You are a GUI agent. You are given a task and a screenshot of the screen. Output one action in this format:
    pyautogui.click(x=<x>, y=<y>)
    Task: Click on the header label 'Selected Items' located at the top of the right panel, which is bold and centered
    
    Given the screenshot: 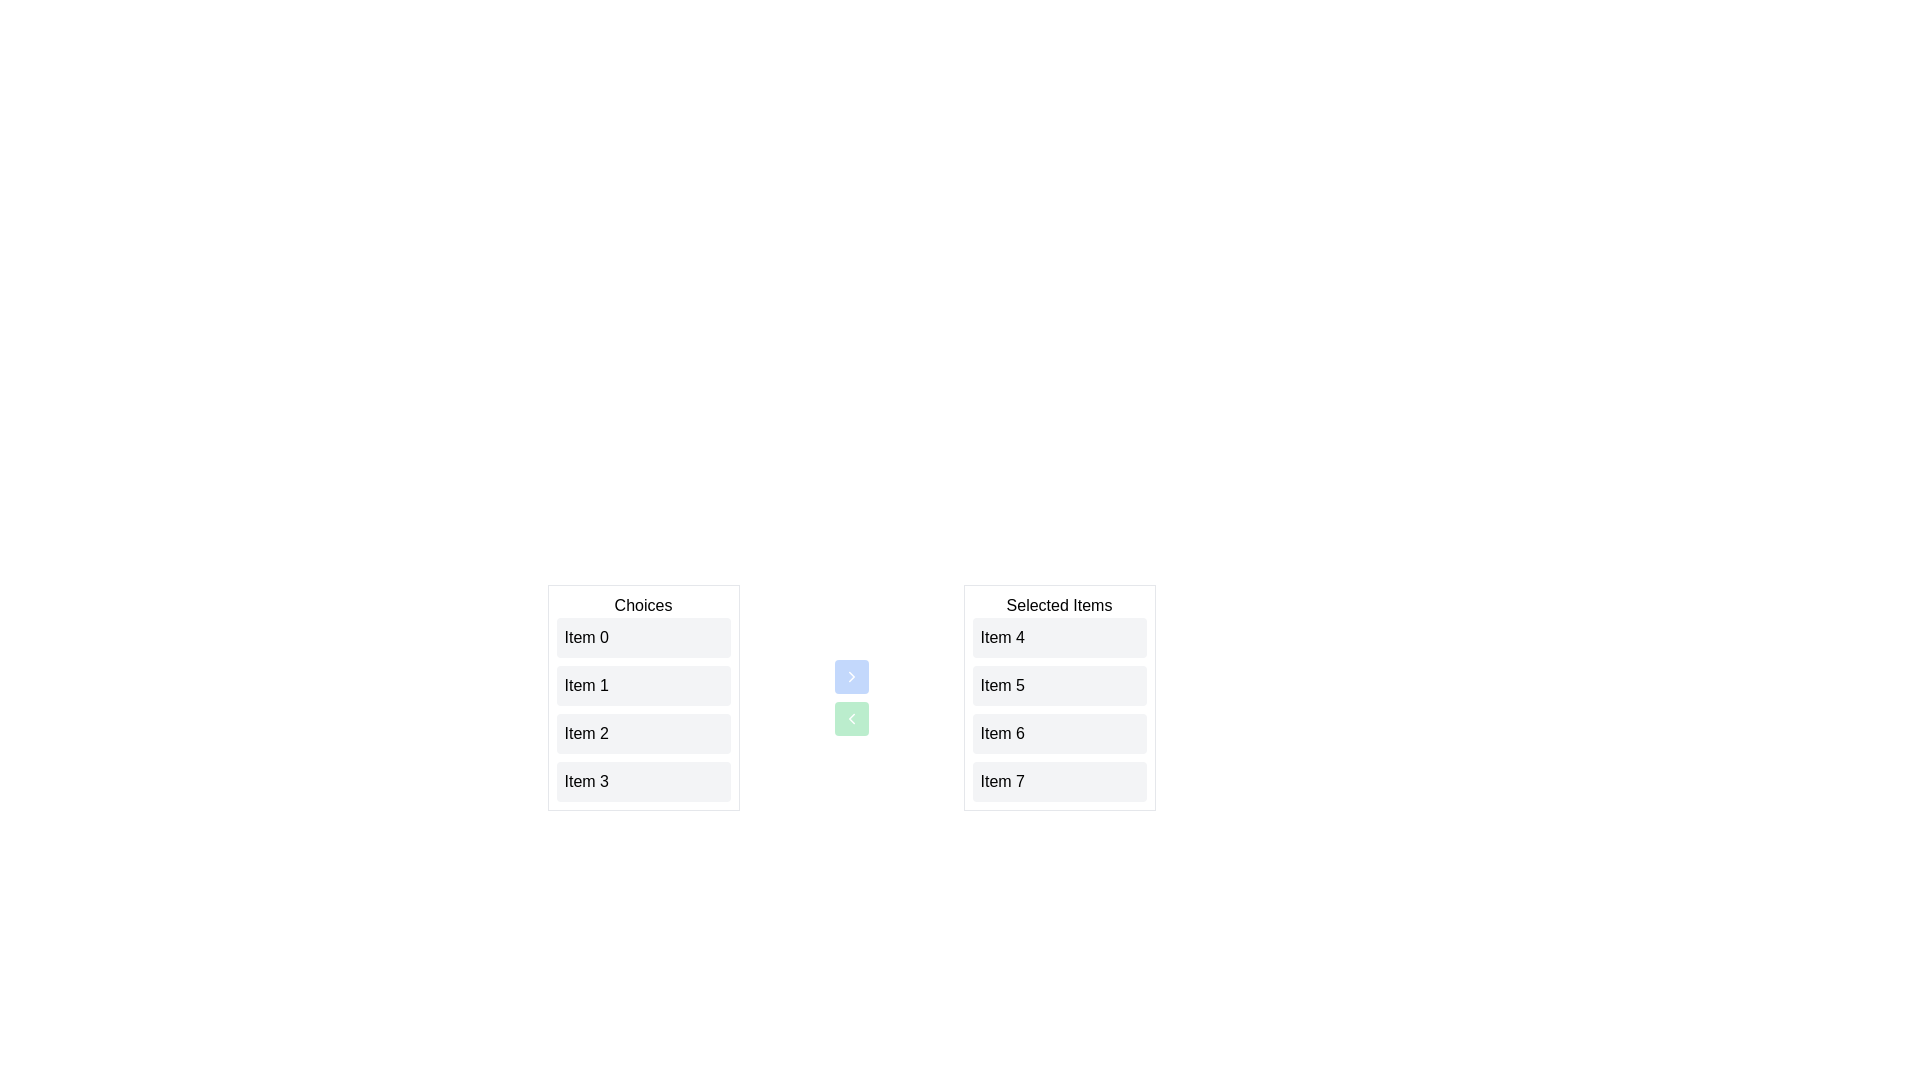 What is the action you would take?
    pyautogui.click(x=1058, y=604)
    